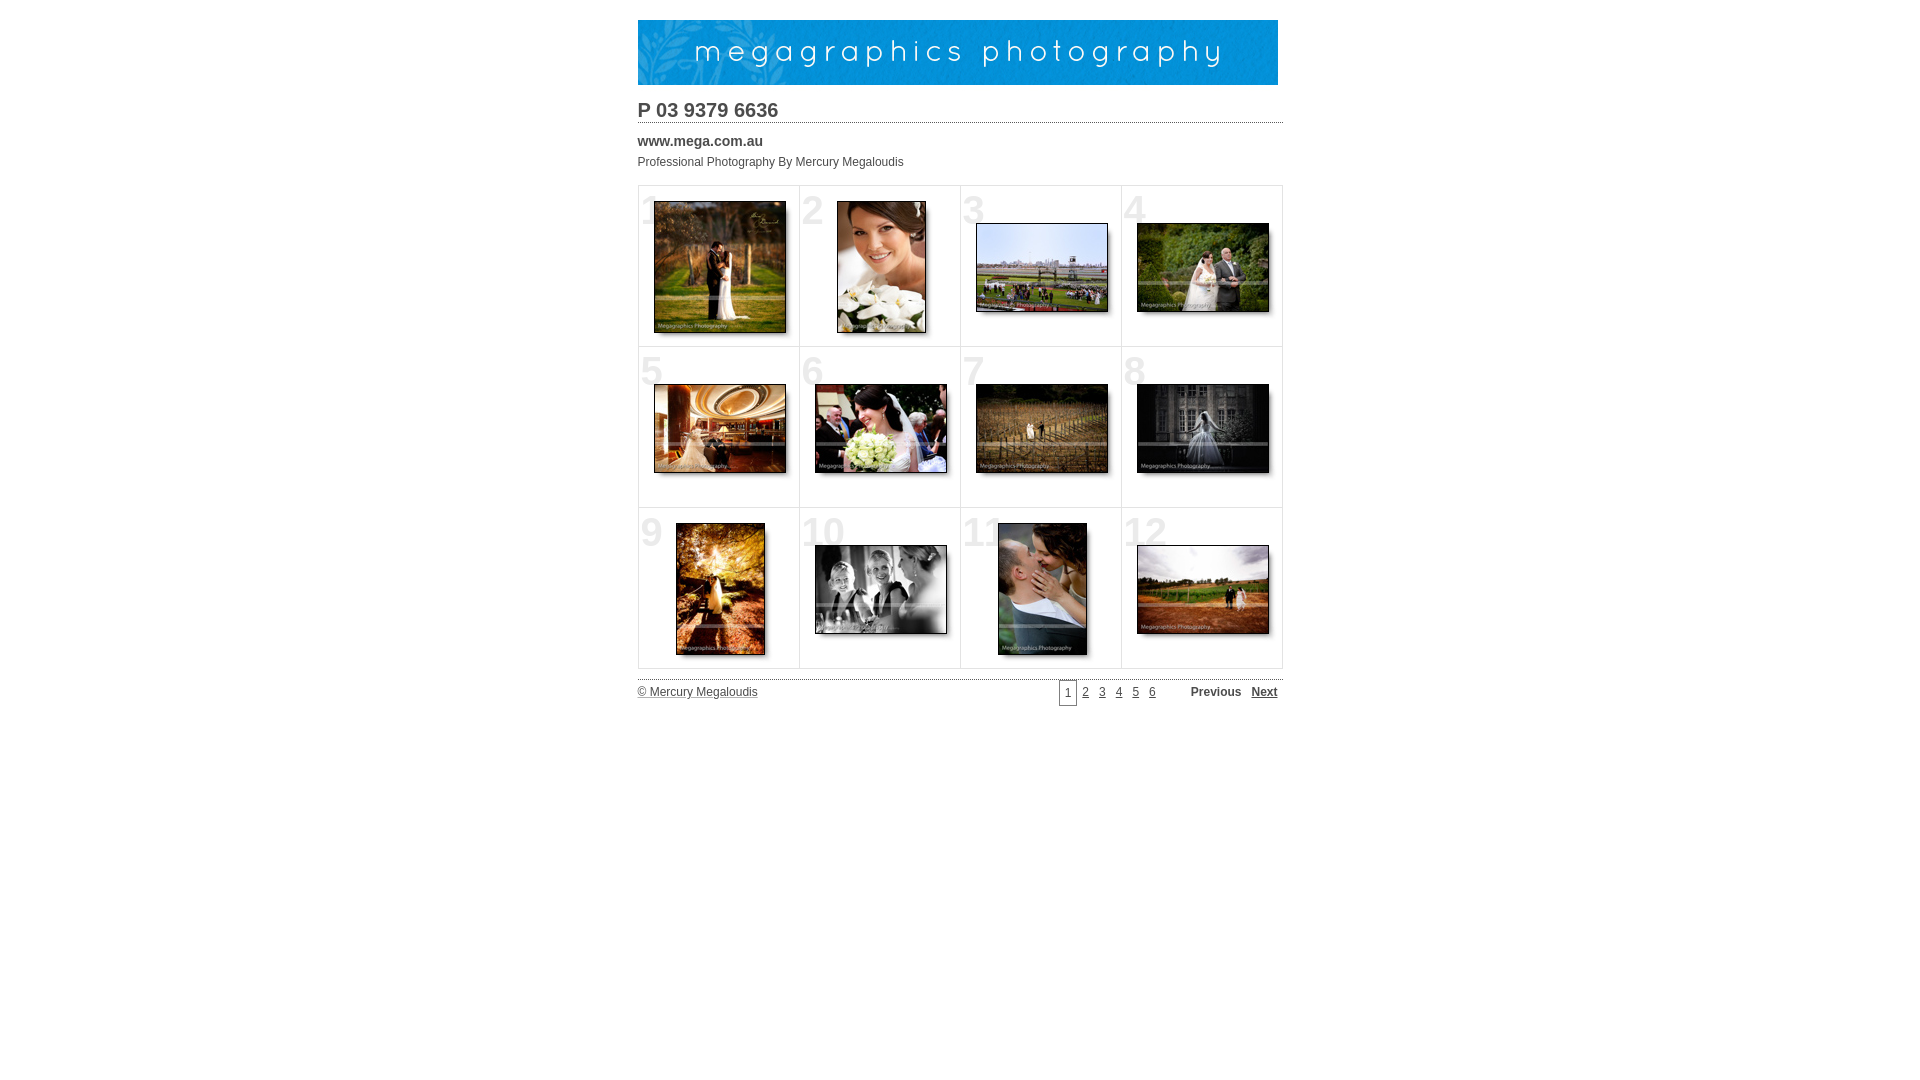 Image resolution: width=1920 pixels, height=1080 pixels. Describe the element at coordinates (1040, 264) in the screenshot. I see `'3'` at that location.